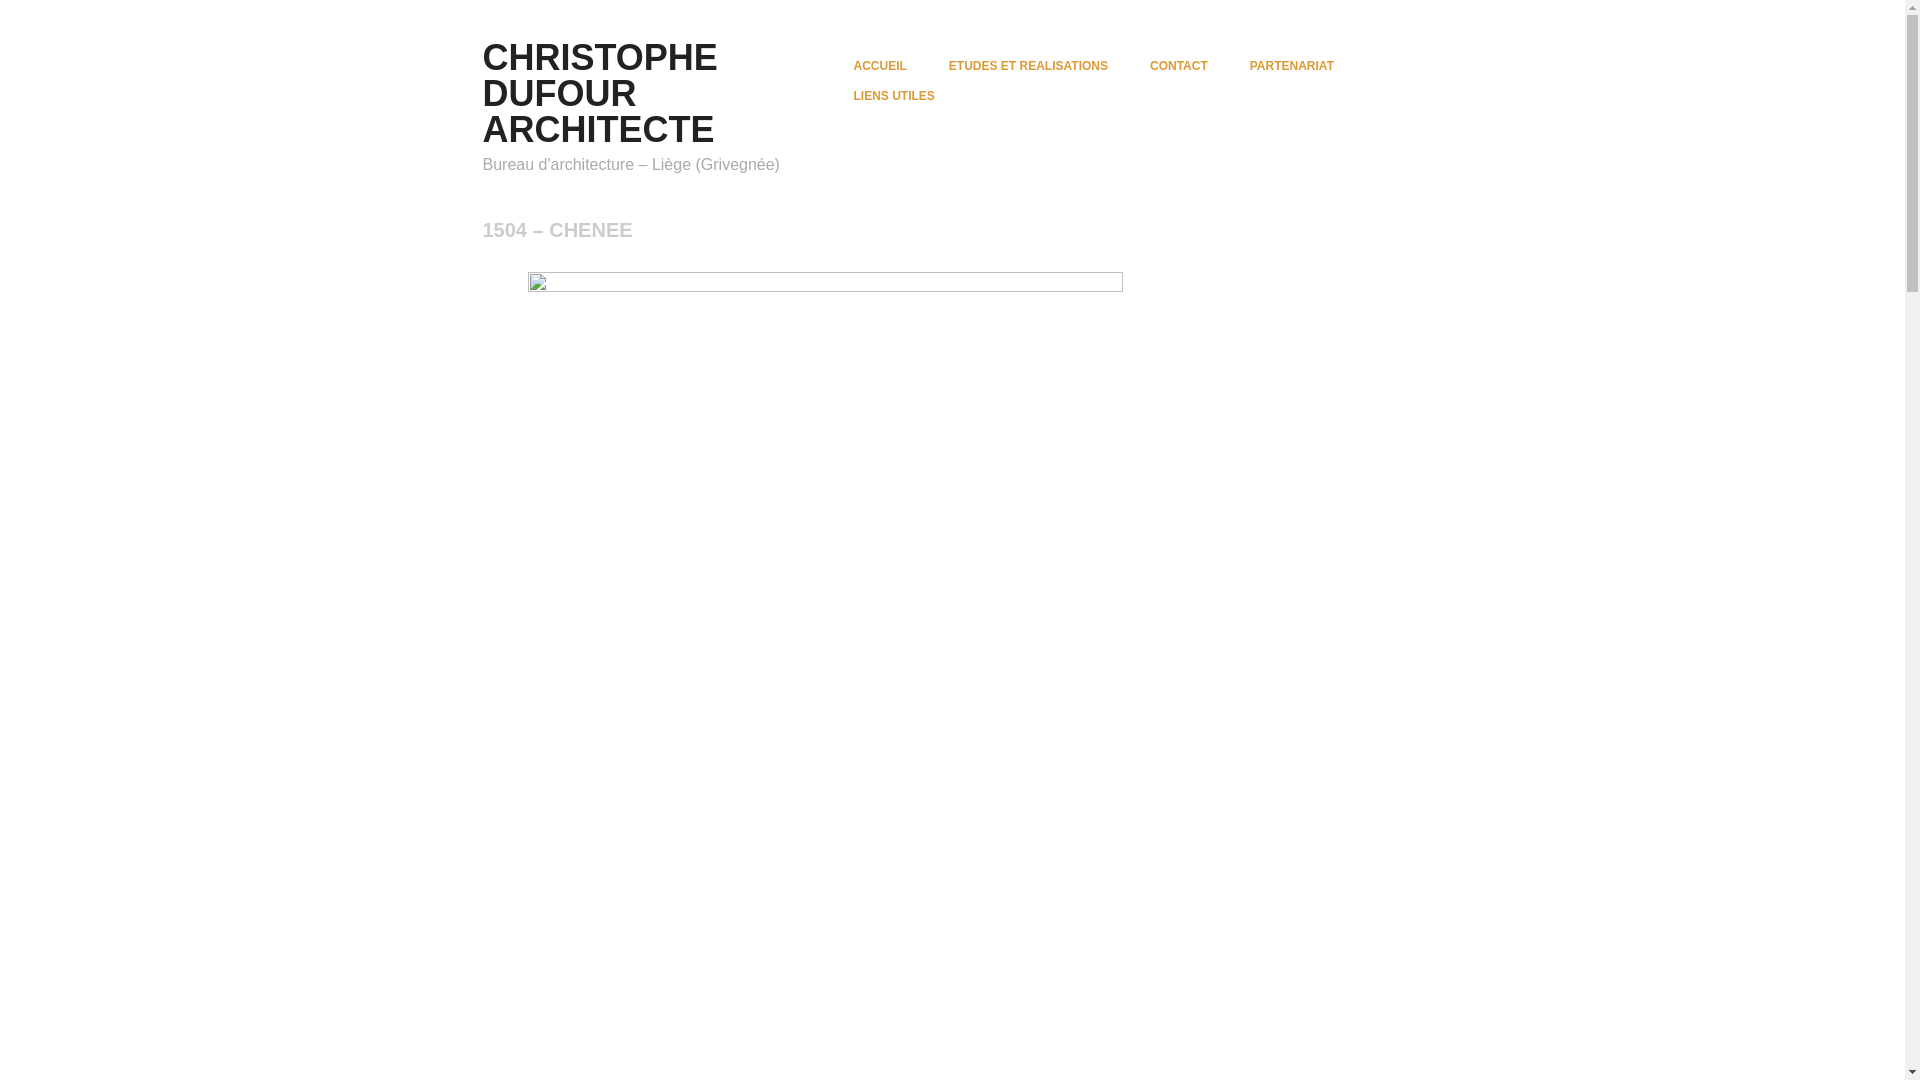 This screenshot has width=1920, height=1080. What do you see at coordinates (598, 93) in the screenshot?
I see `'CHRISTOPHE DUFOUR ARCHITECTE'` at bounding box center [598, 93].